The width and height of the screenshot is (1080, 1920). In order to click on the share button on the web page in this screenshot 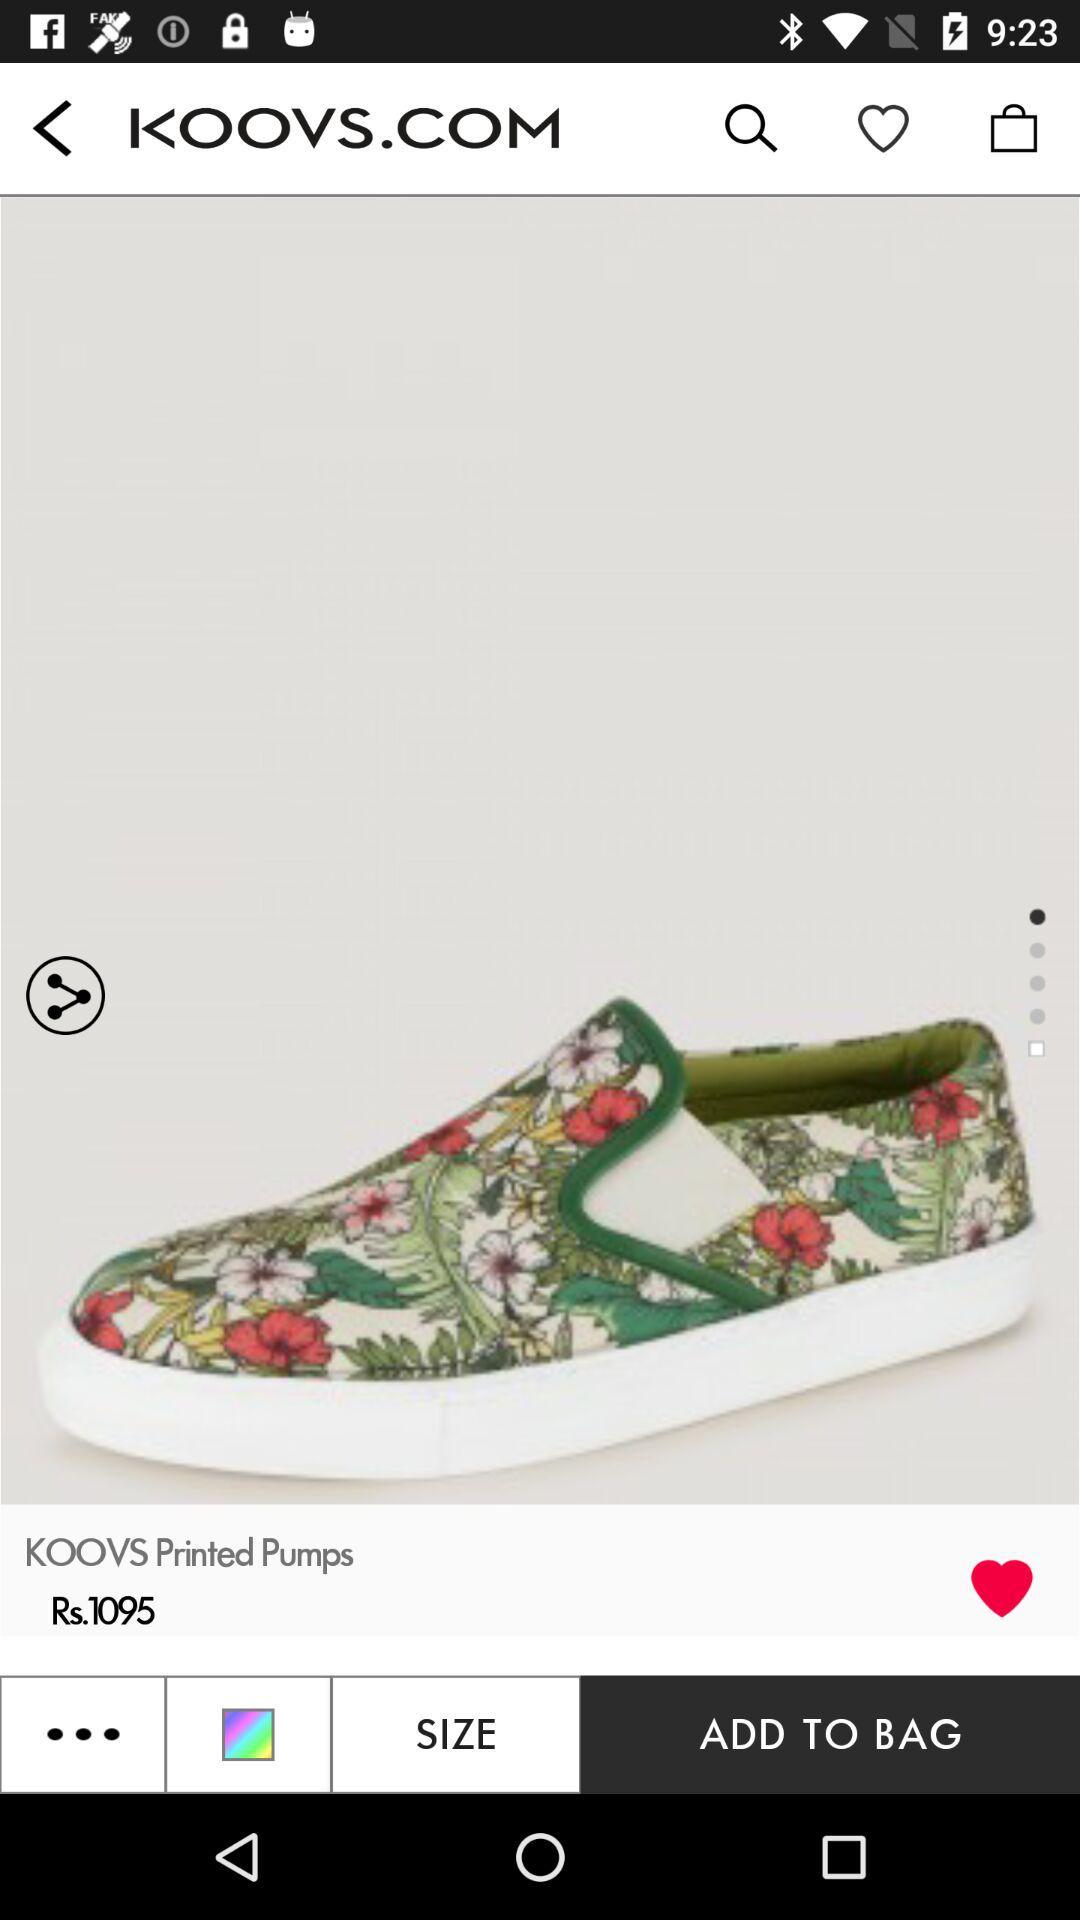, I will do `click(270, 848)`.